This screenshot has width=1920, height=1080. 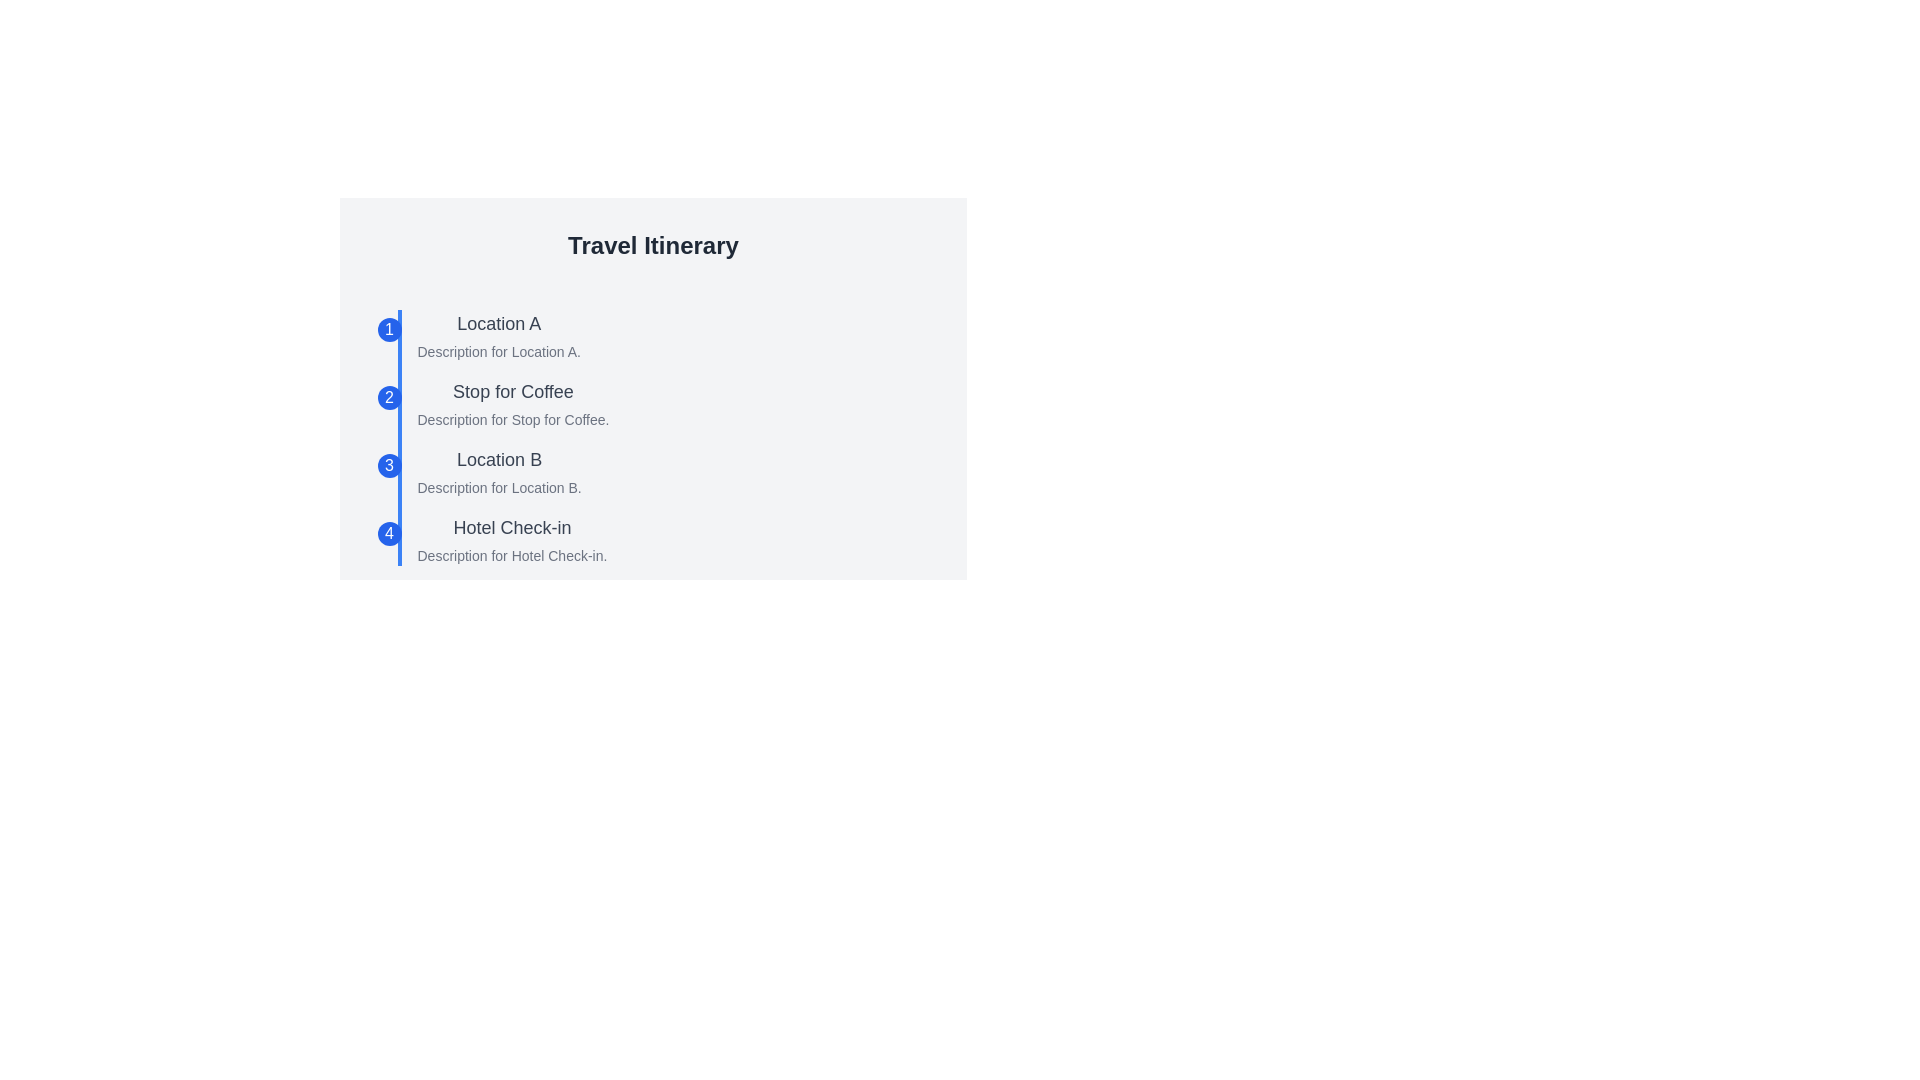 I want to click on the static informational text label providing details about the 'Hotel Check-in' step in the travel itinerary, so click(x=512, y=555).